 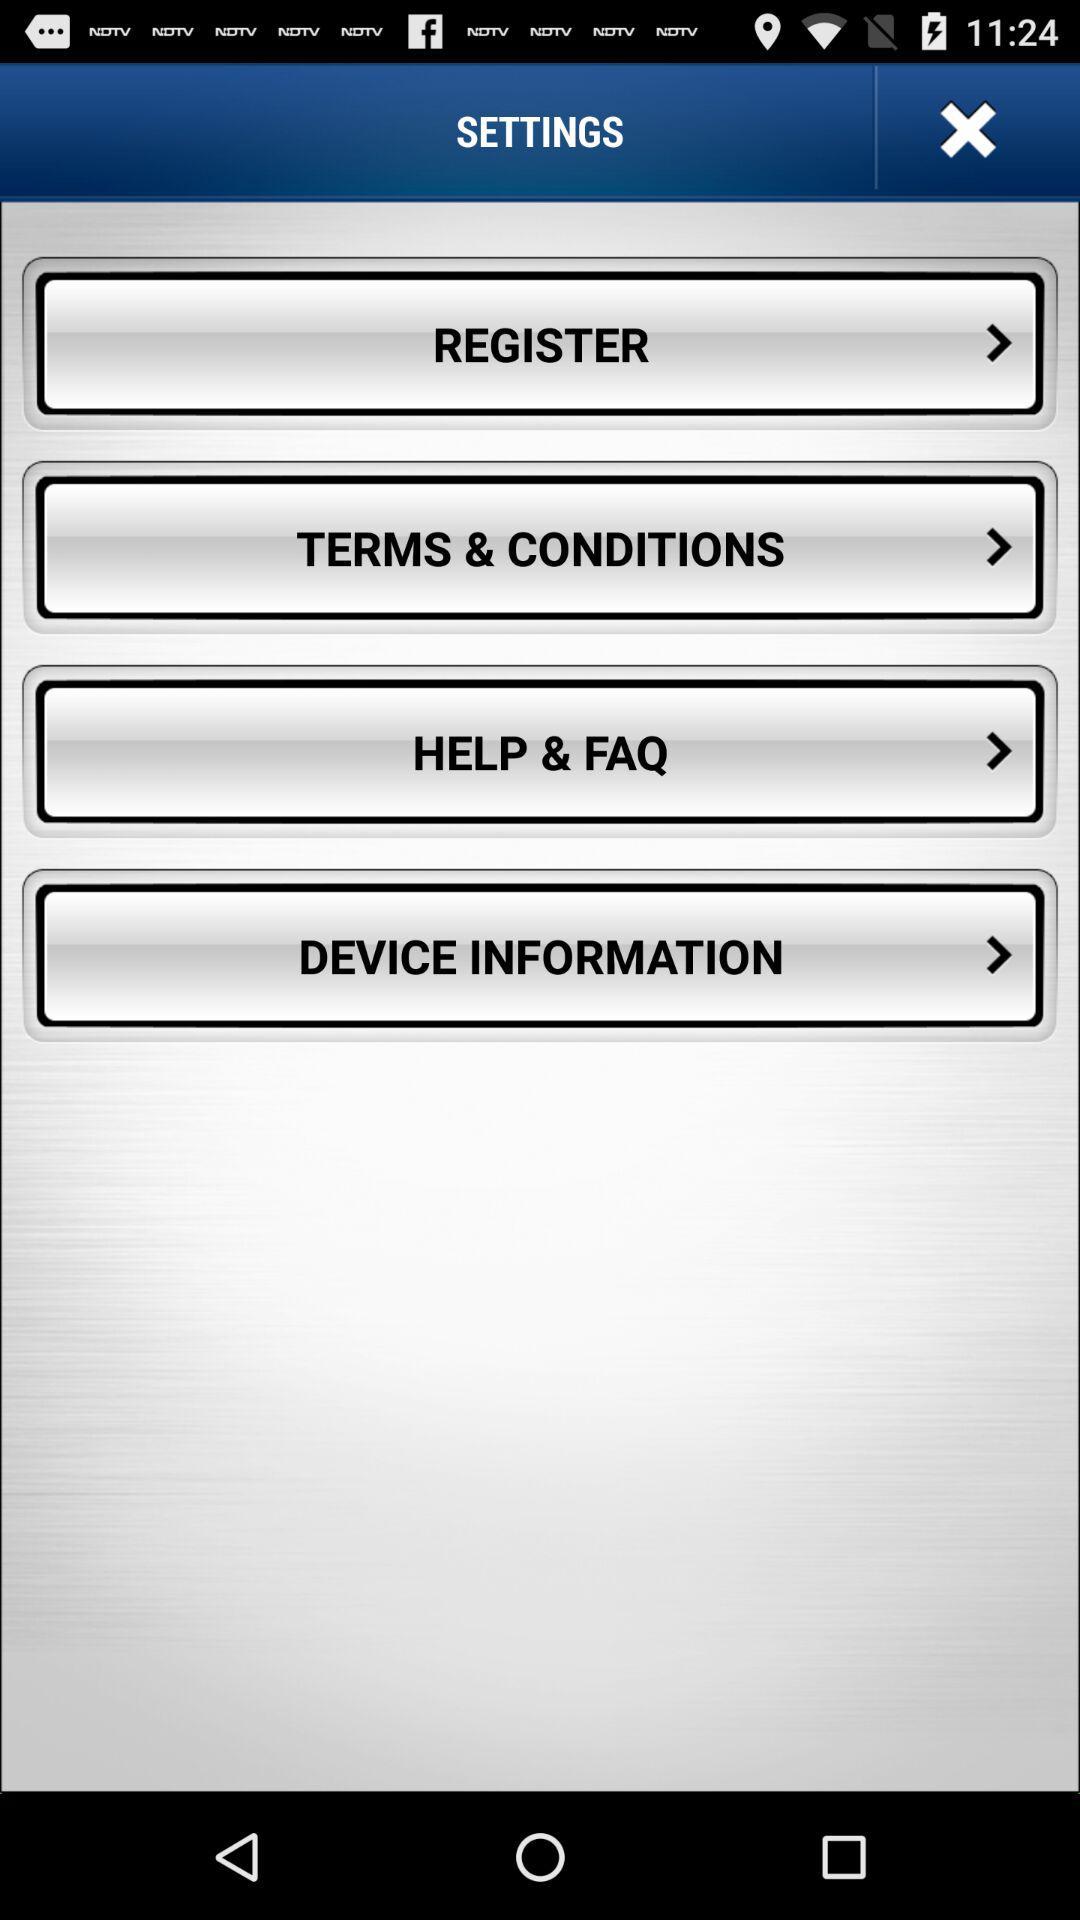 What do you see at coordinates (540, 955) in the screenshot?
I see `the device information icon` at bounding box center [540, 955].